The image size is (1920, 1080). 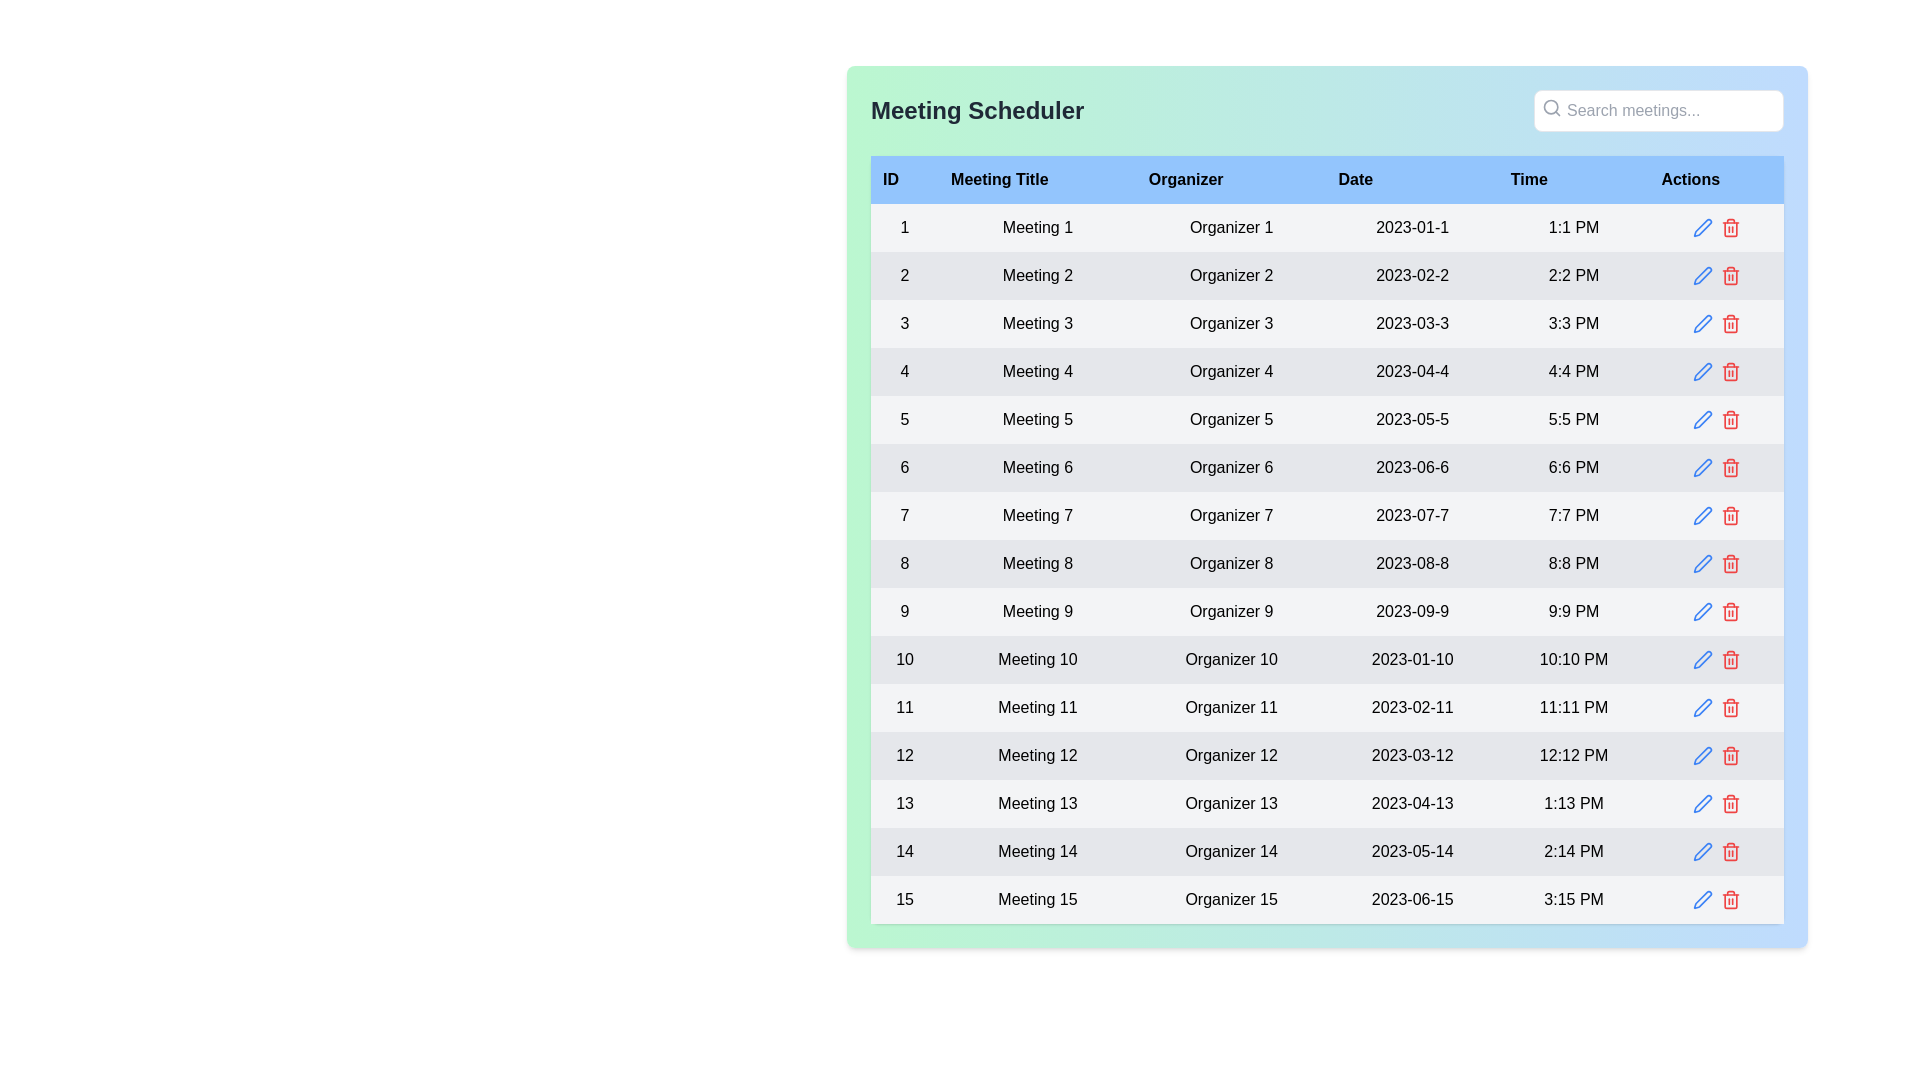 I want to click on the Text Label displaying the name of the organizer for Meeting 7 located in the 7th row of the schedule table, so click(x=1230, y=515).